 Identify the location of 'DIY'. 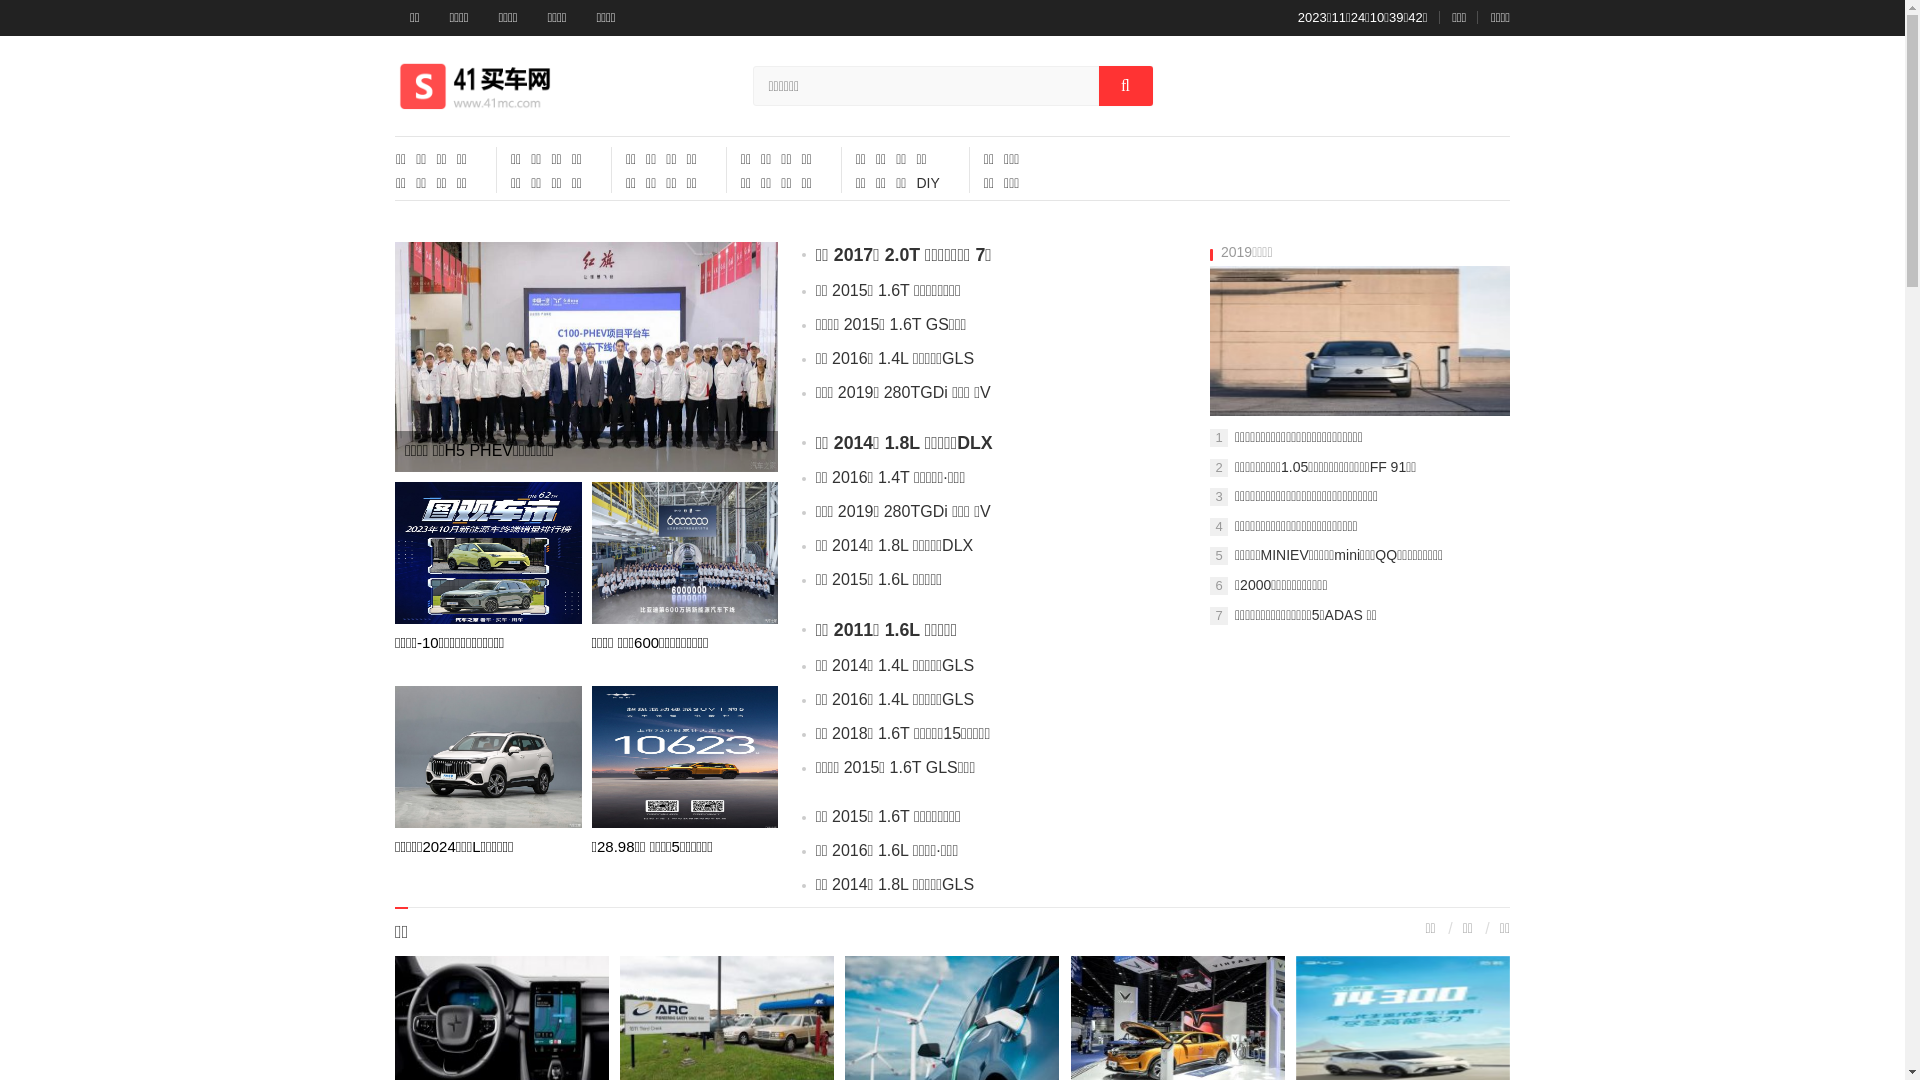
(926, 182).